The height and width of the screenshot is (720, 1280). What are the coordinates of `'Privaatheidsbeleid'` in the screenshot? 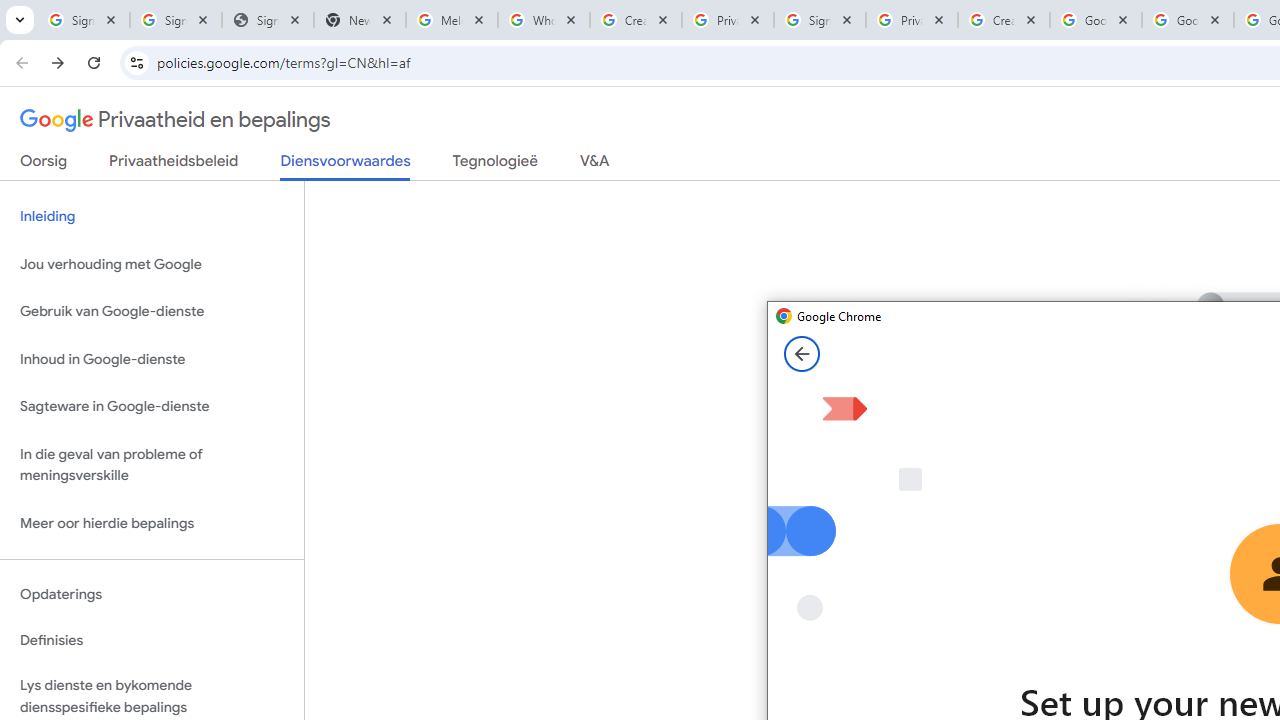 It's located at (174, 164).